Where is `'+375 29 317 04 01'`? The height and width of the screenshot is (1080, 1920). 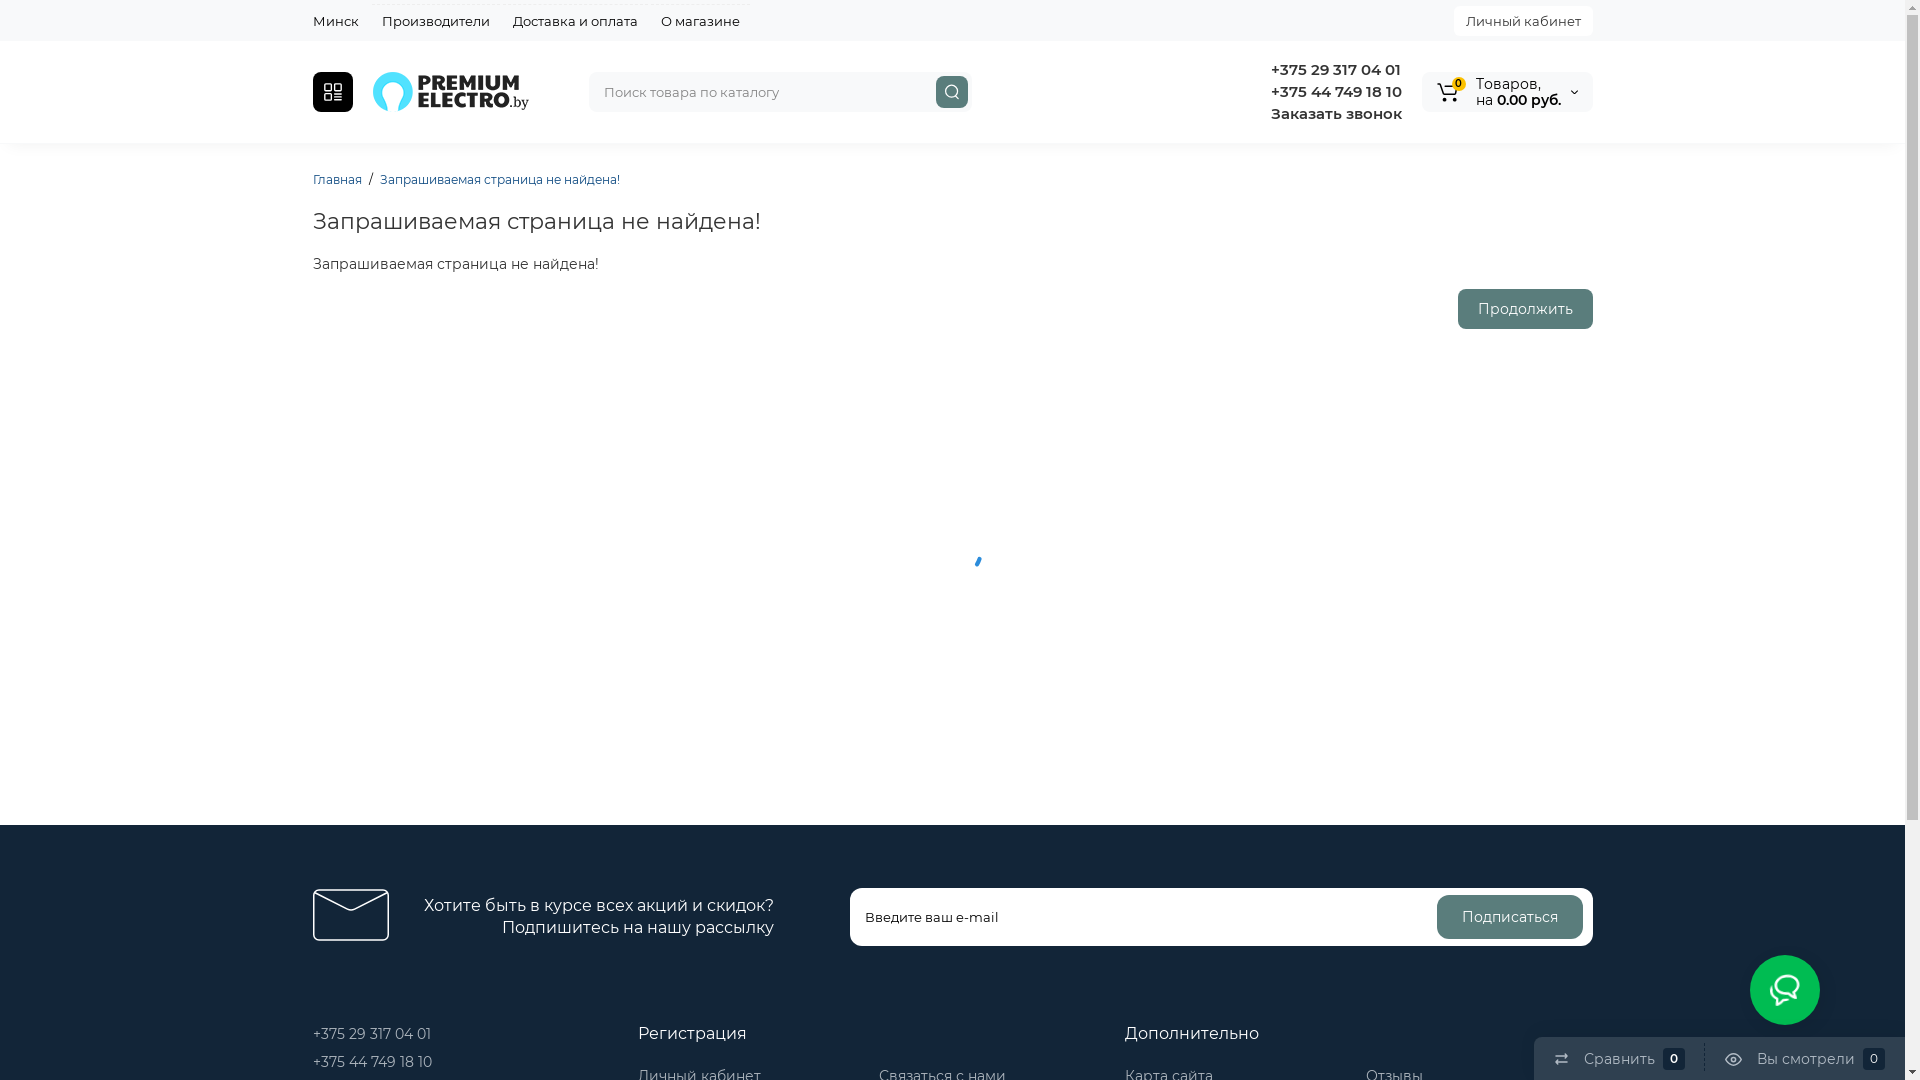
'+375 29 317 04 01' is located at coordinates (1333, 68).